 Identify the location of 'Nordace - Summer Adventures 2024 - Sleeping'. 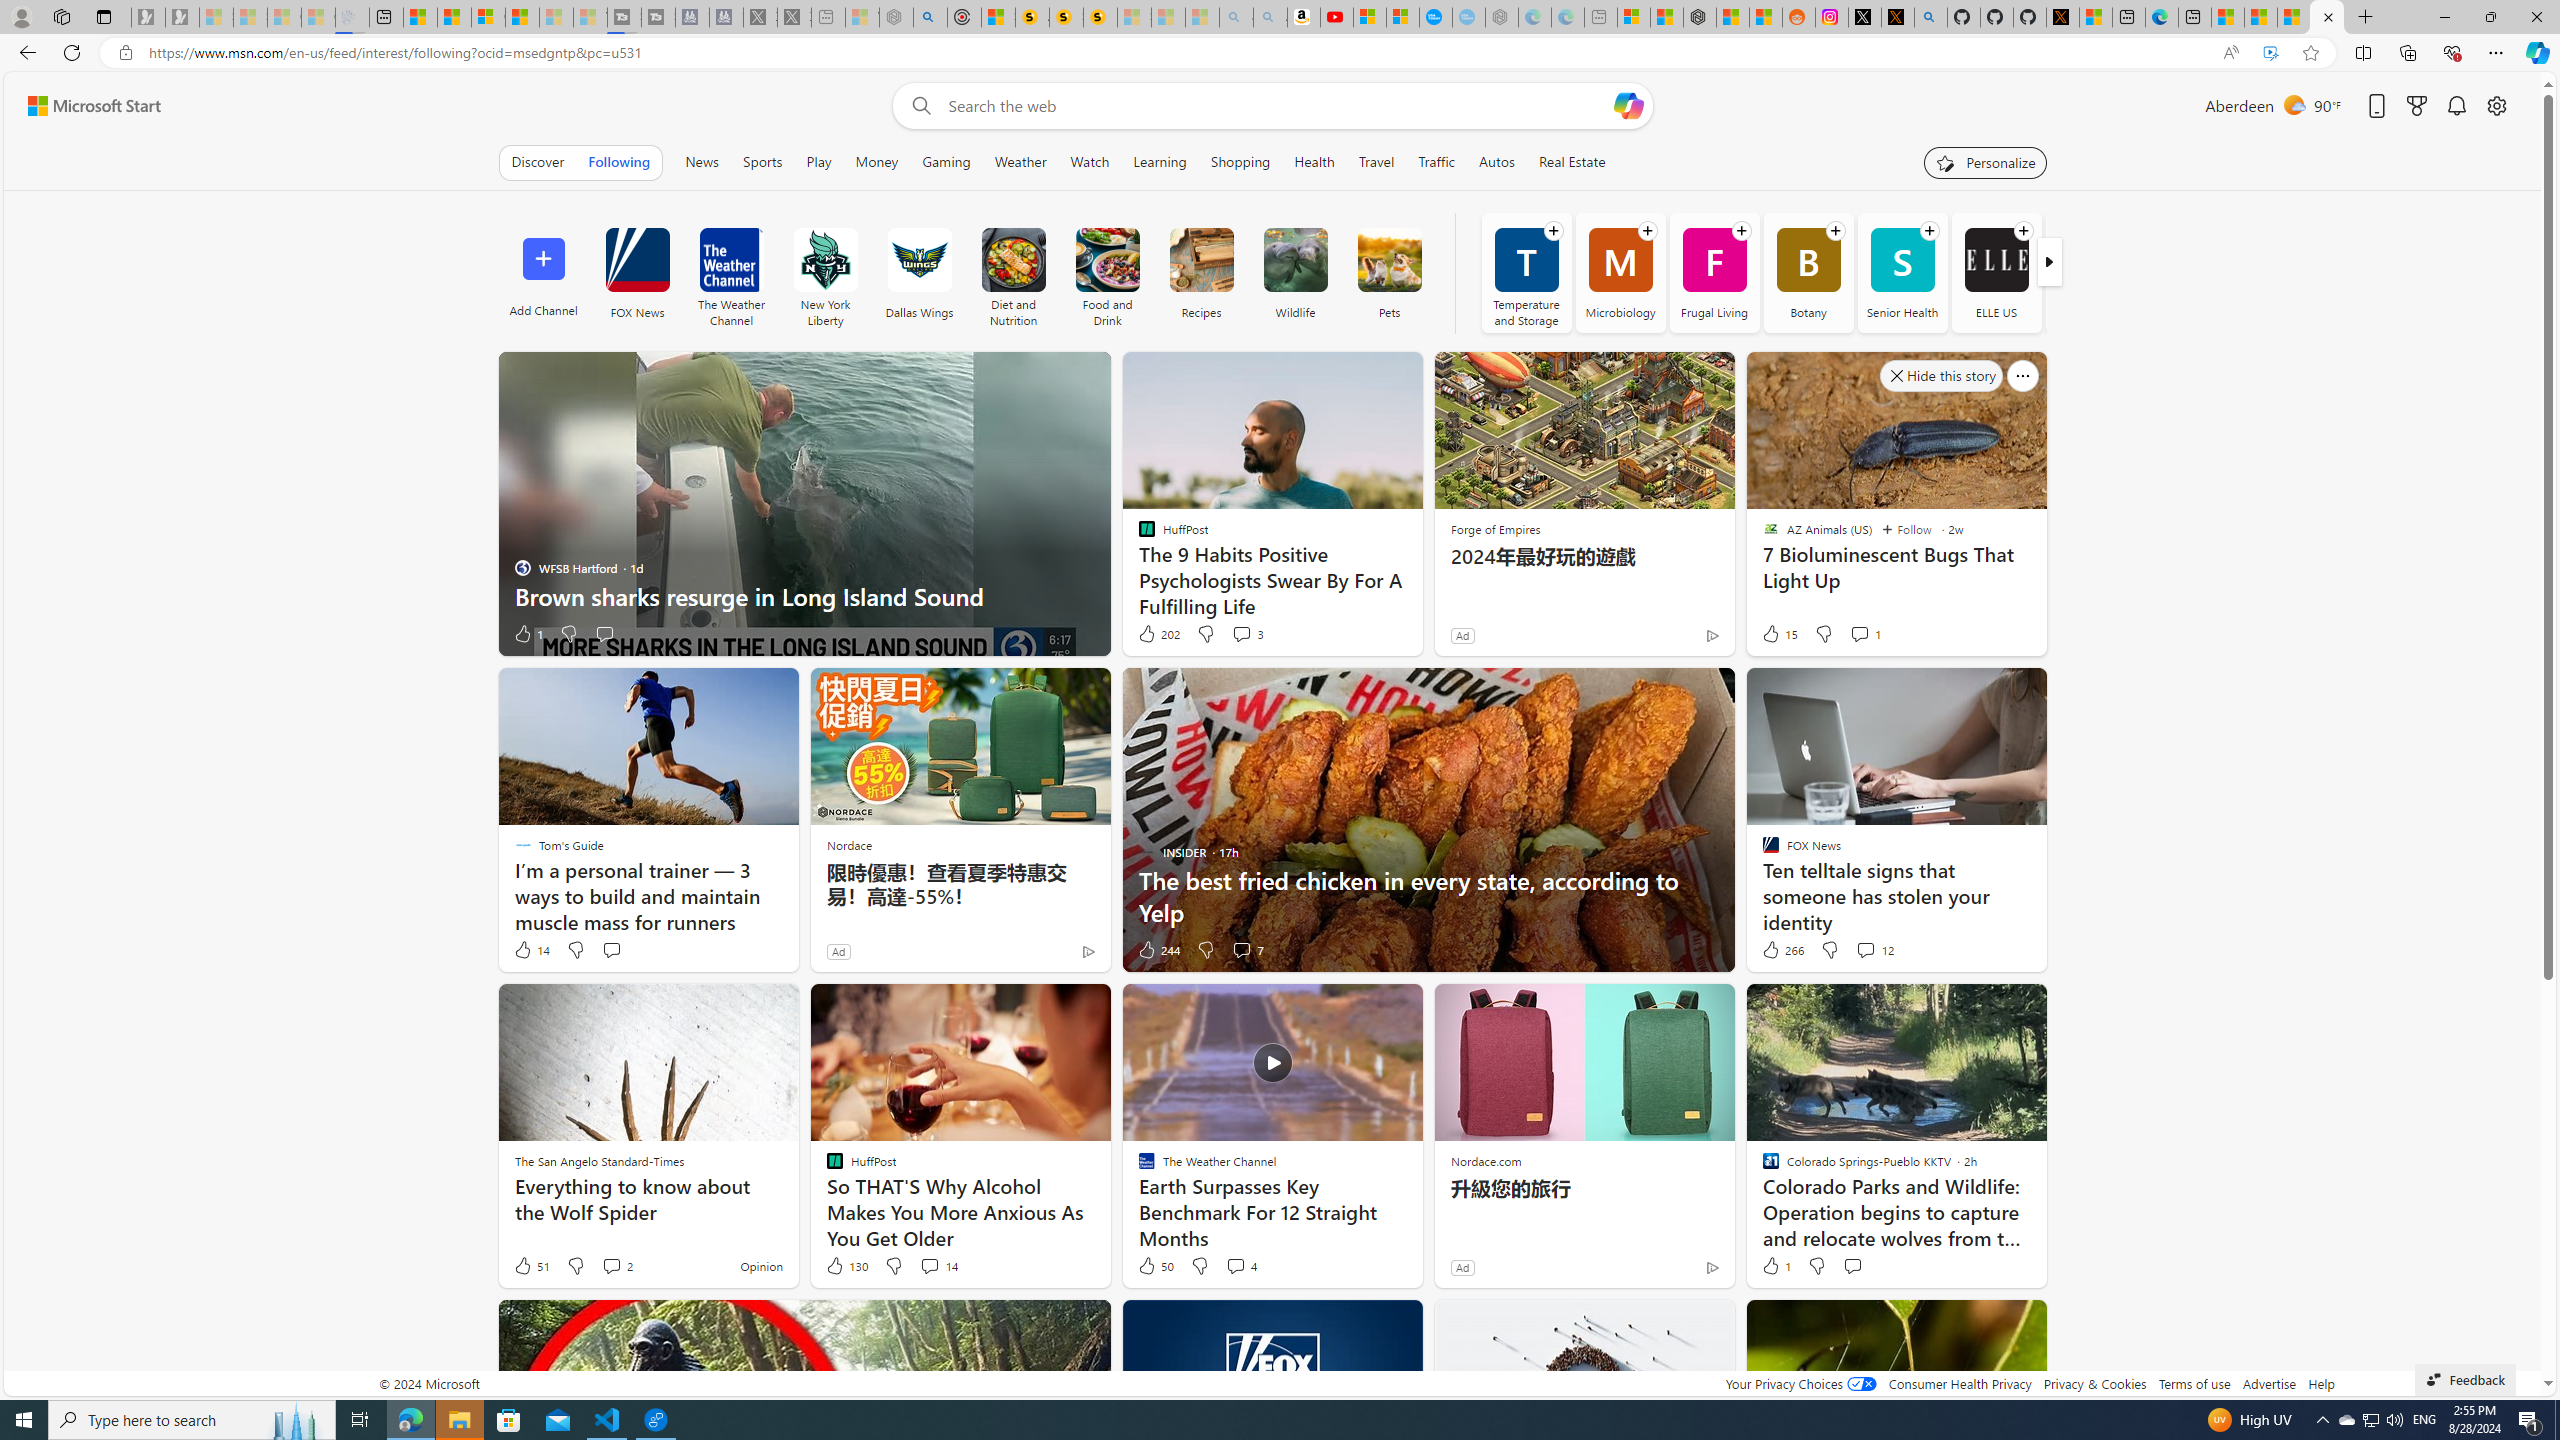
(896, 16).